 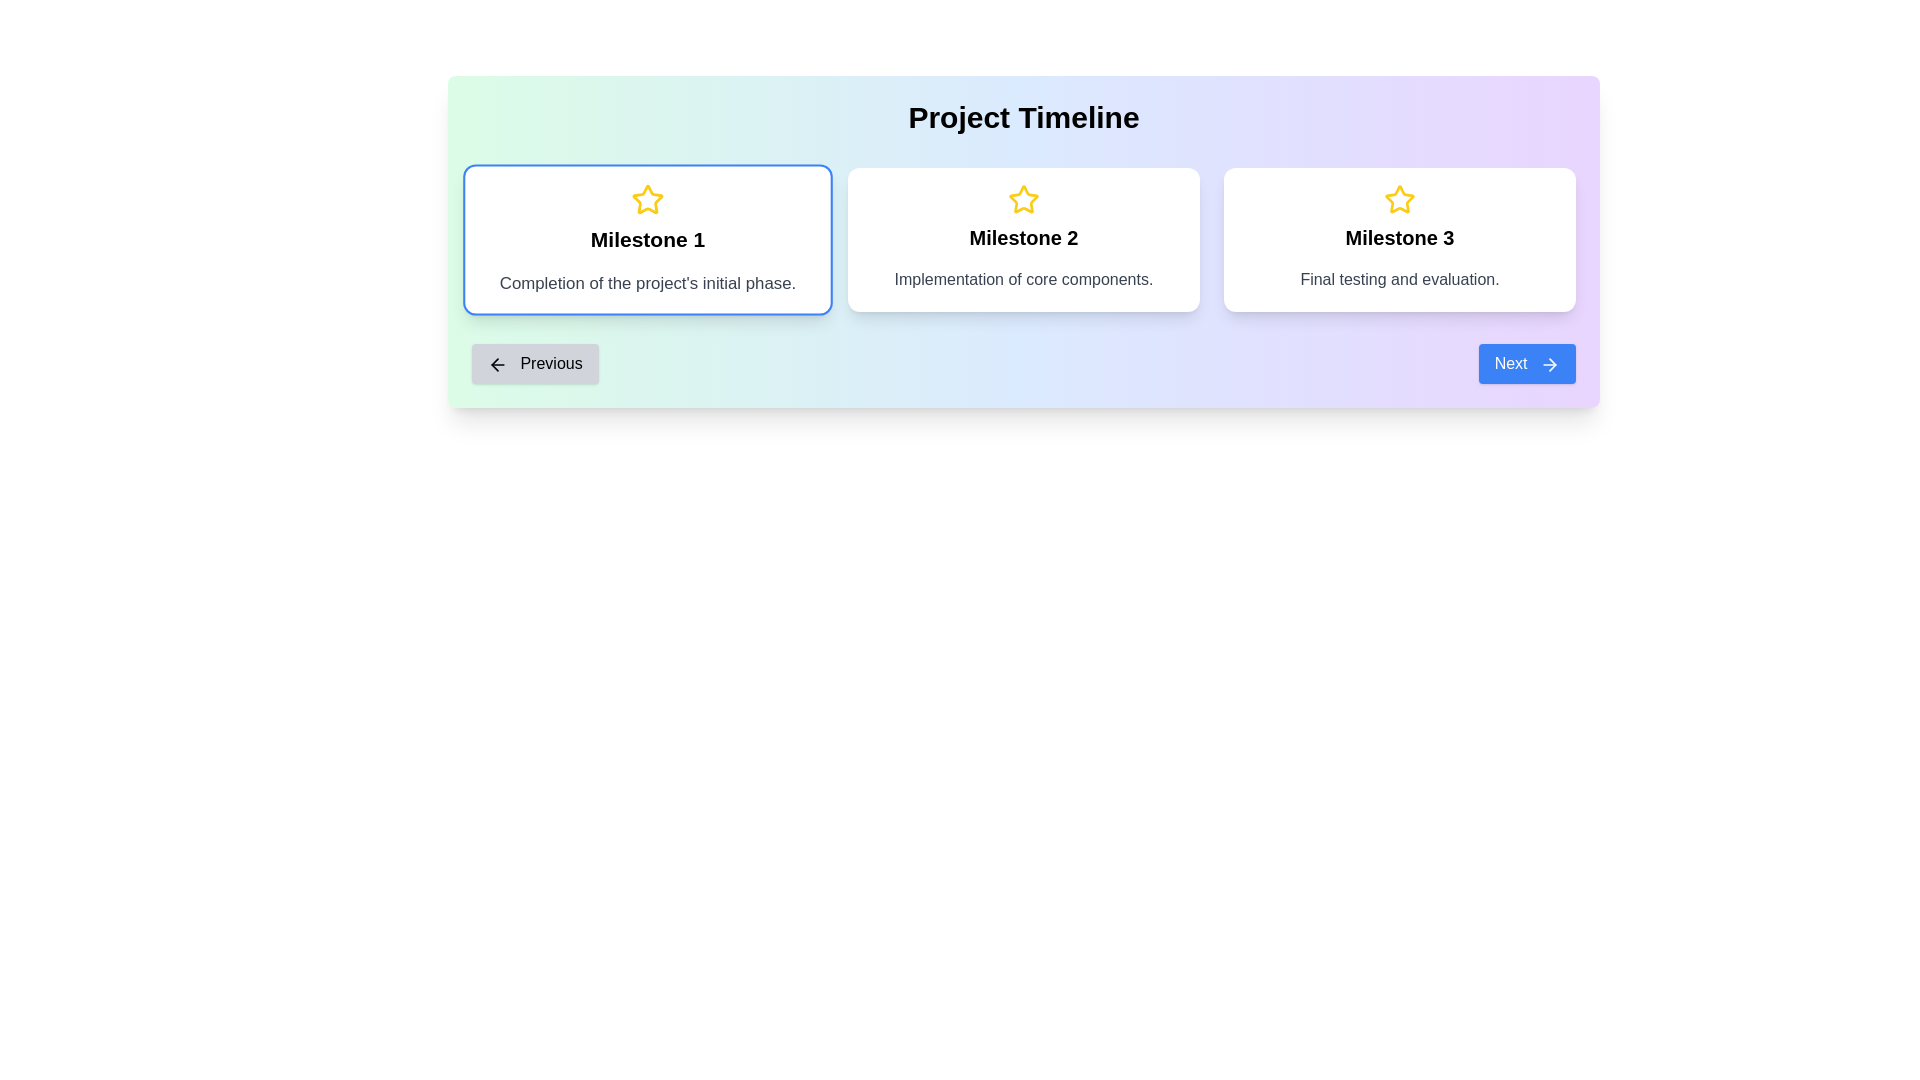 I want to click on the 'Next' button located at the bottom-right of the navigation bar to observe the hover effects, so click(x=1526, y=363).